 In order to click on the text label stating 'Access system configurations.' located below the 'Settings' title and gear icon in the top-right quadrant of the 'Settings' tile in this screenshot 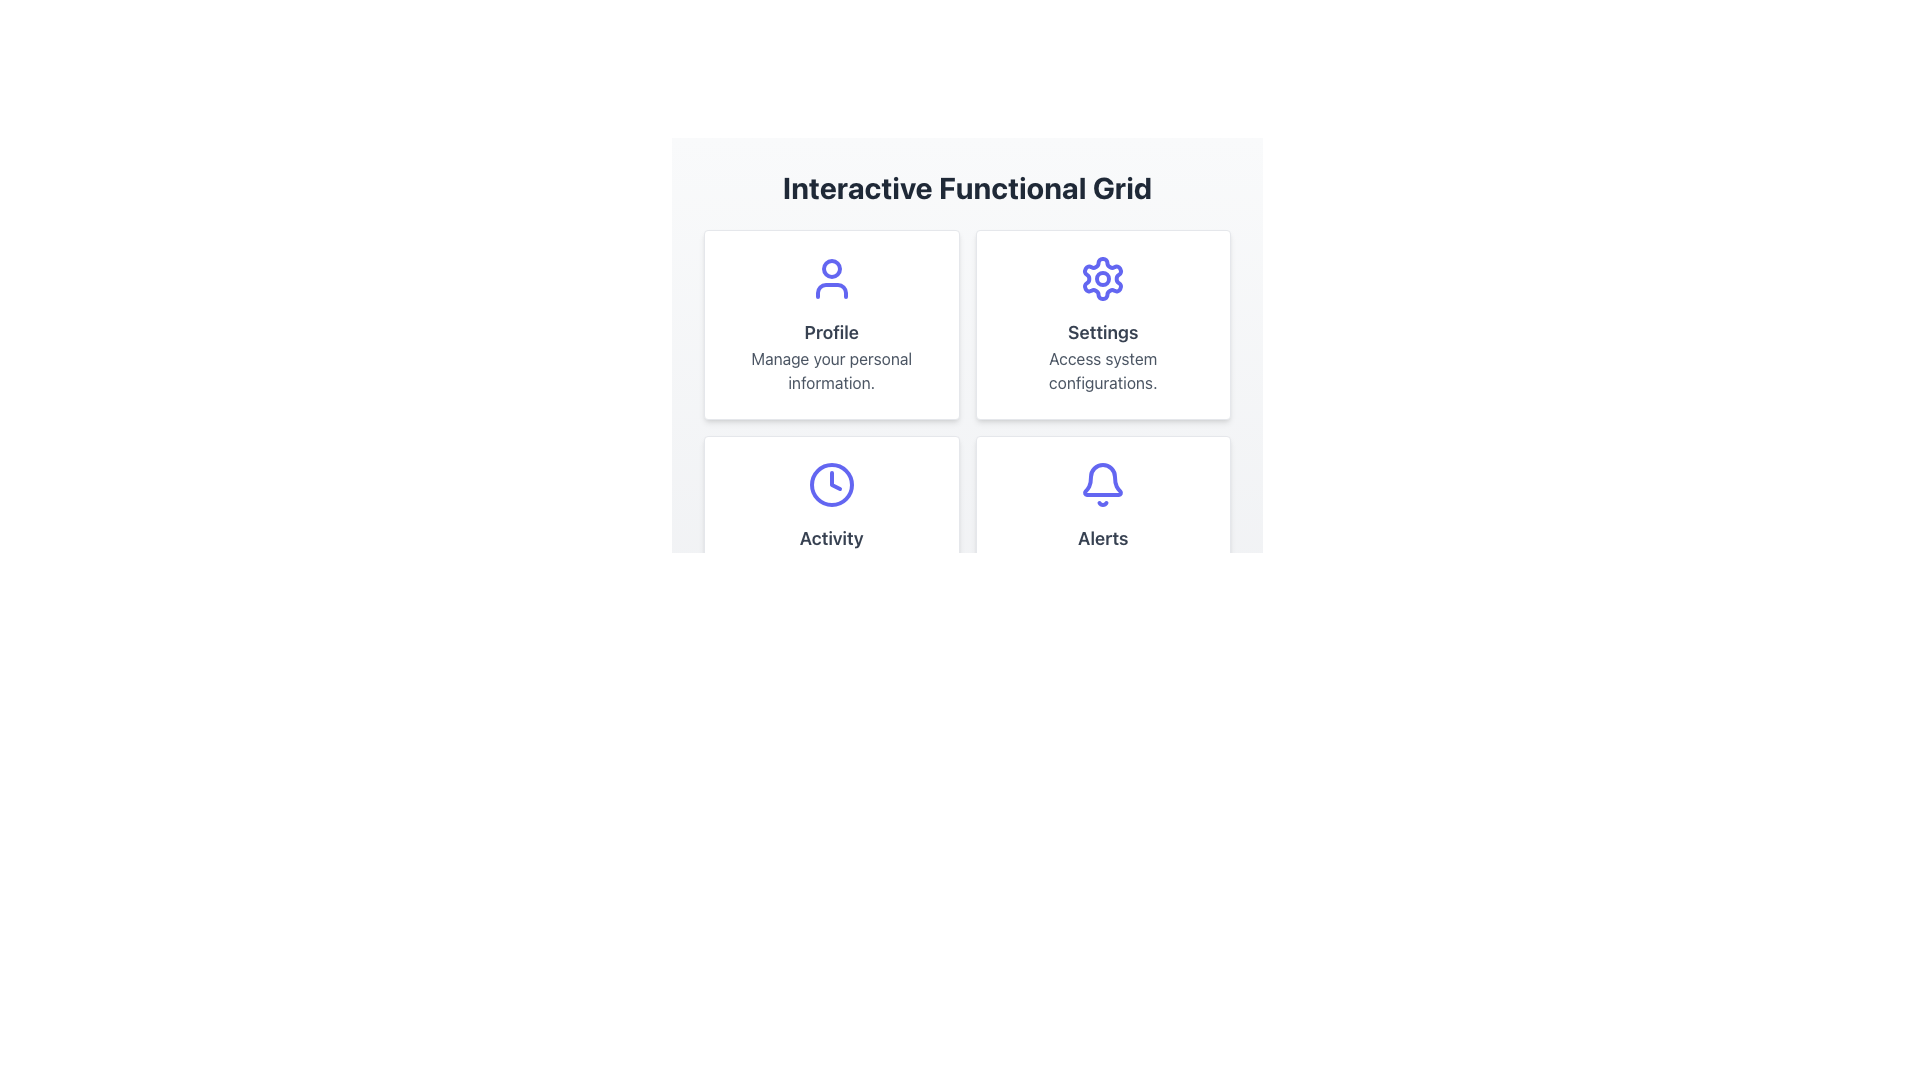, I will do `click(1102, 370)`.